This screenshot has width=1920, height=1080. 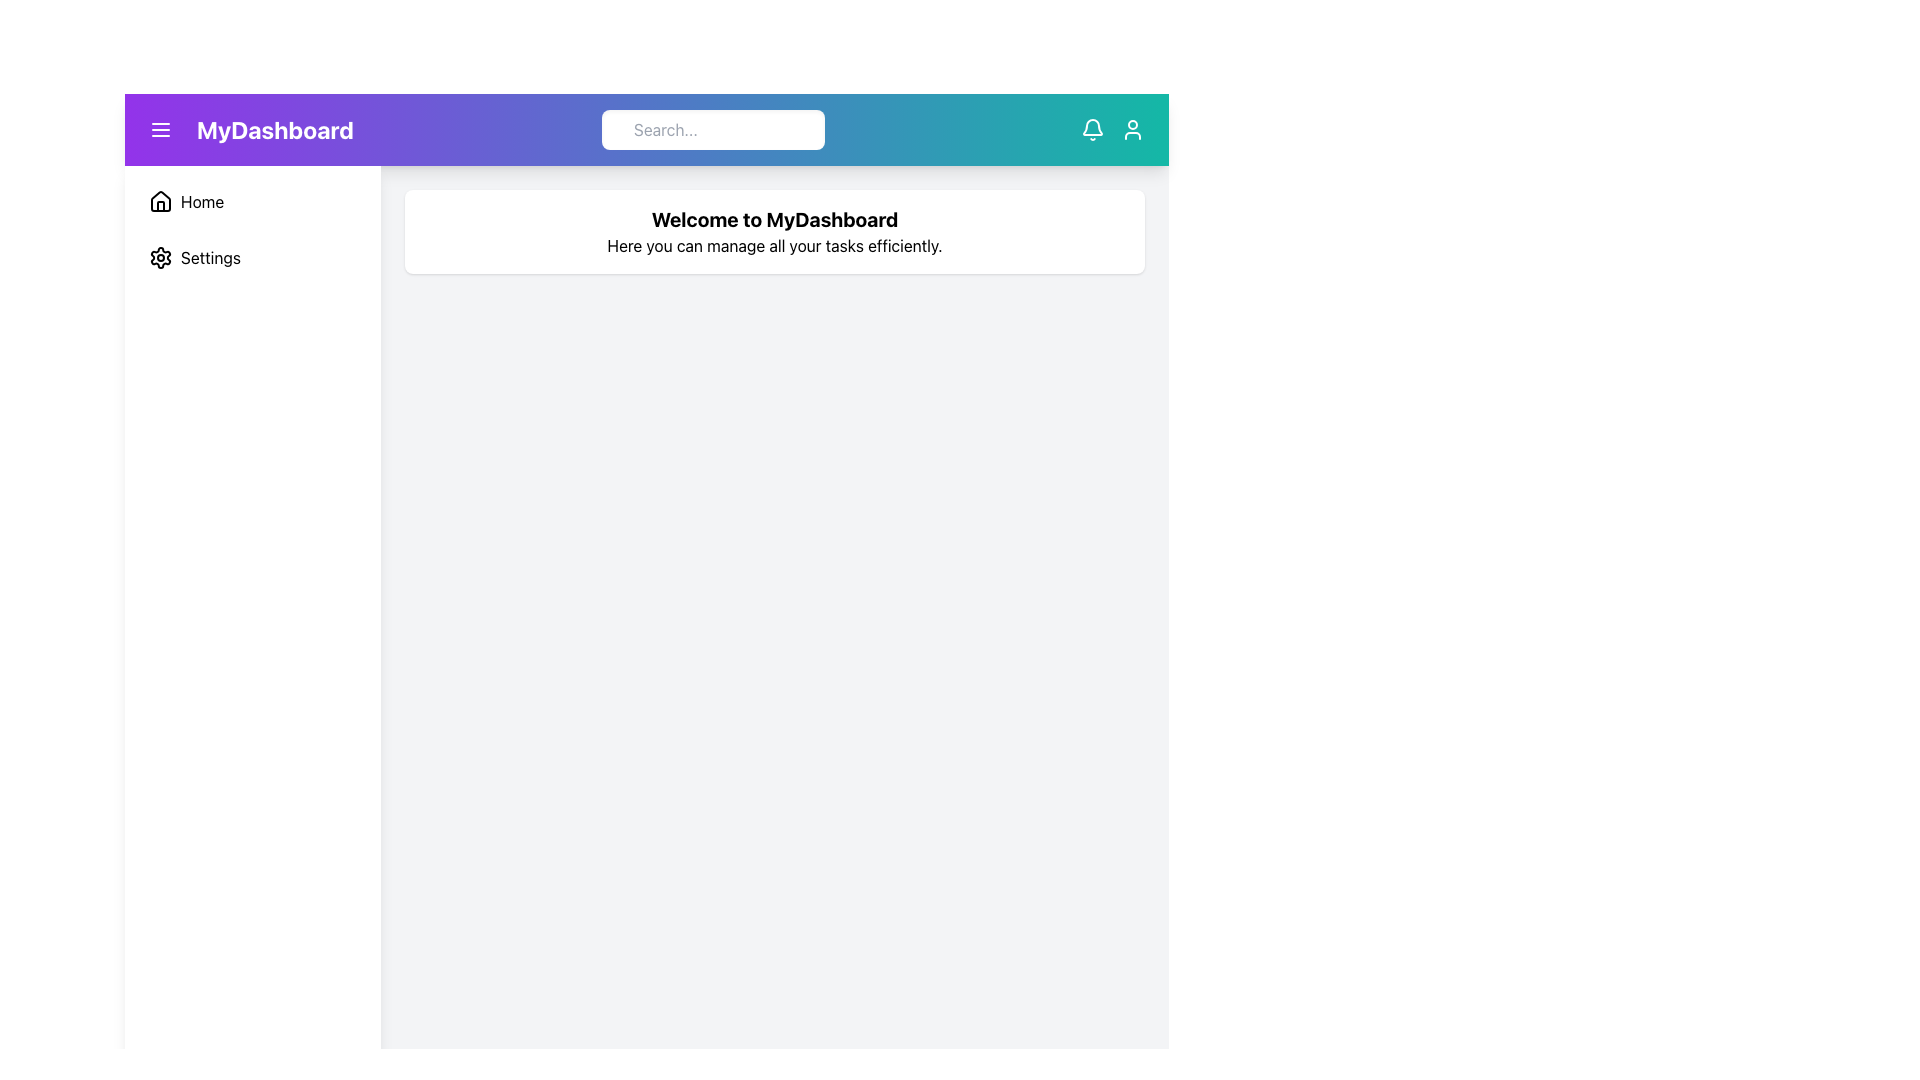 What do you see at coordinates (1092, 130) in the screenshot?
I see `the notification bell icon button, which is a simple outline style bell icon located in the top-right corner of the application interface, to visually highlight it` at bounding box center [1092, 130].